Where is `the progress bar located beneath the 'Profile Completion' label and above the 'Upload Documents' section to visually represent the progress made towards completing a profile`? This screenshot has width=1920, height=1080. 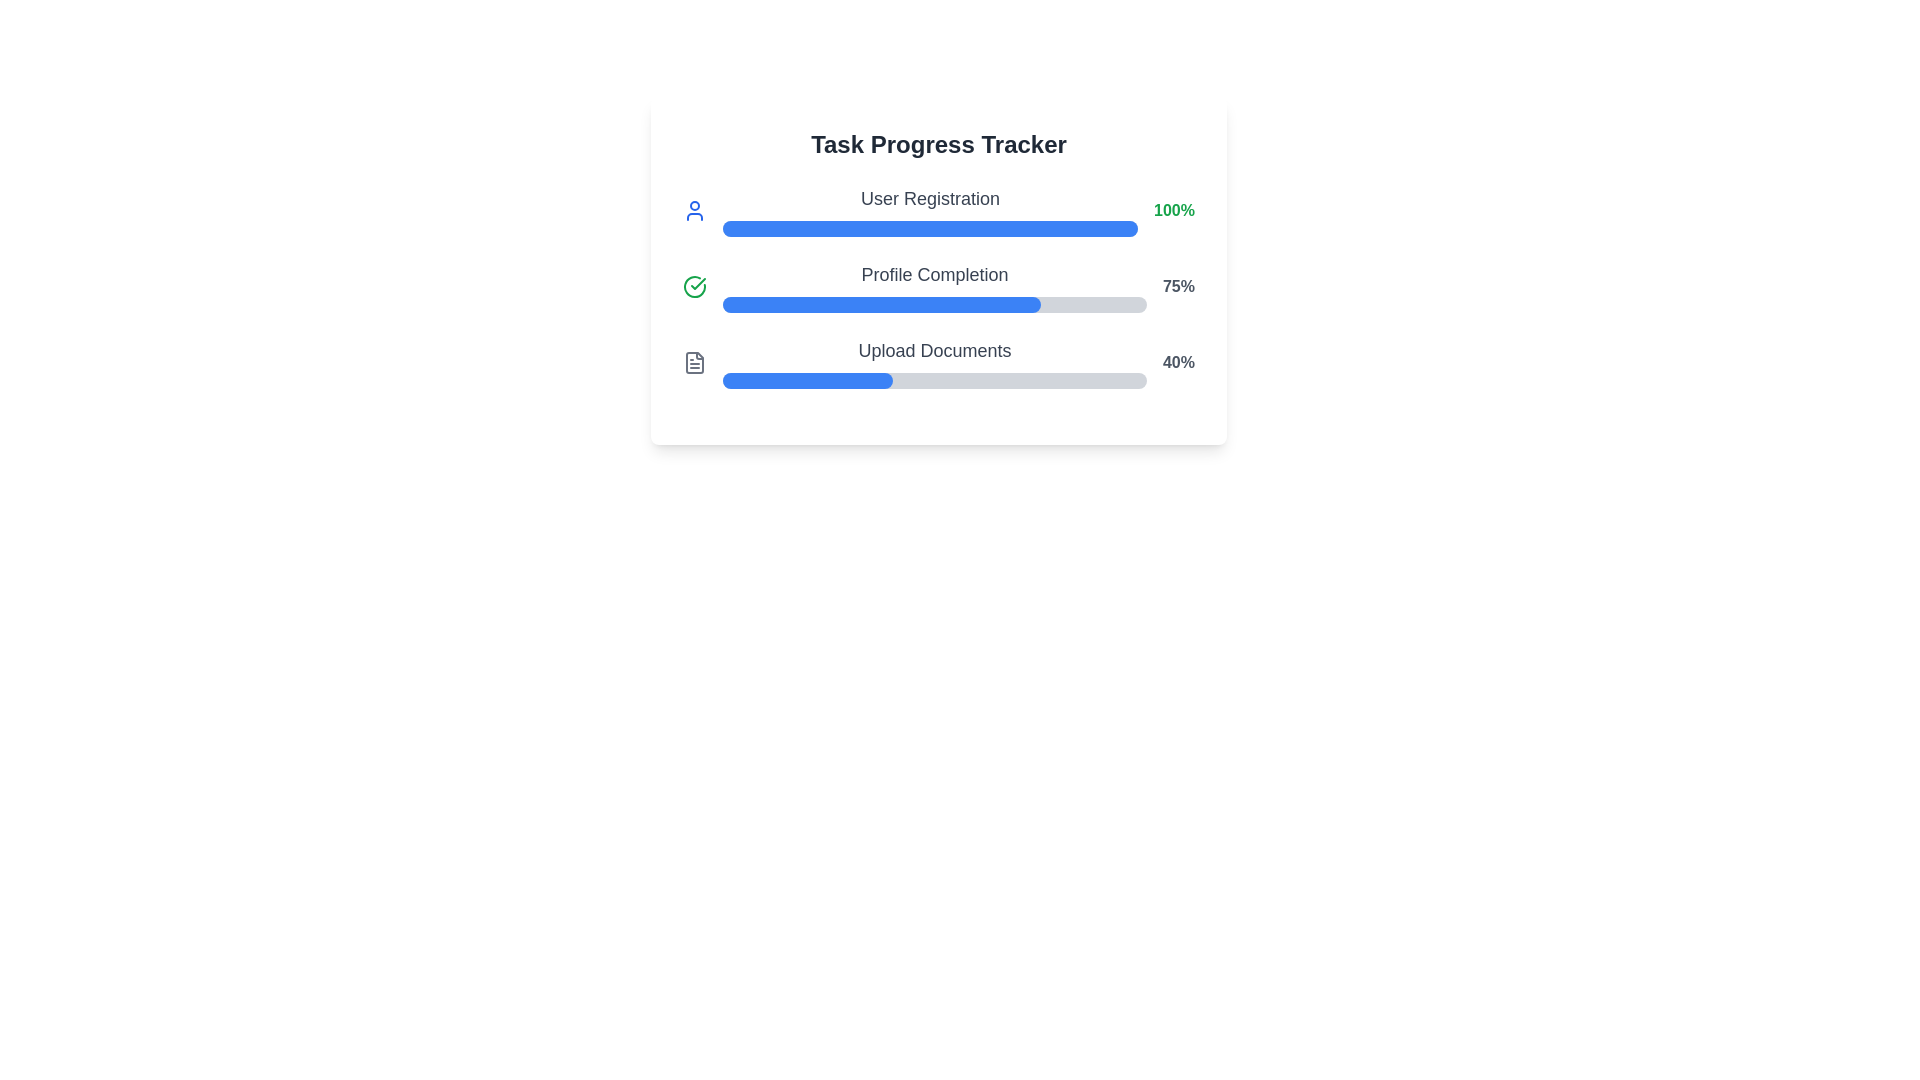 the progress bar located beneath the 'Profile Completion' label and above the 'Upload Documents' section to visually represent the progress made towards completing a profile is located at coordinates (934, 304).